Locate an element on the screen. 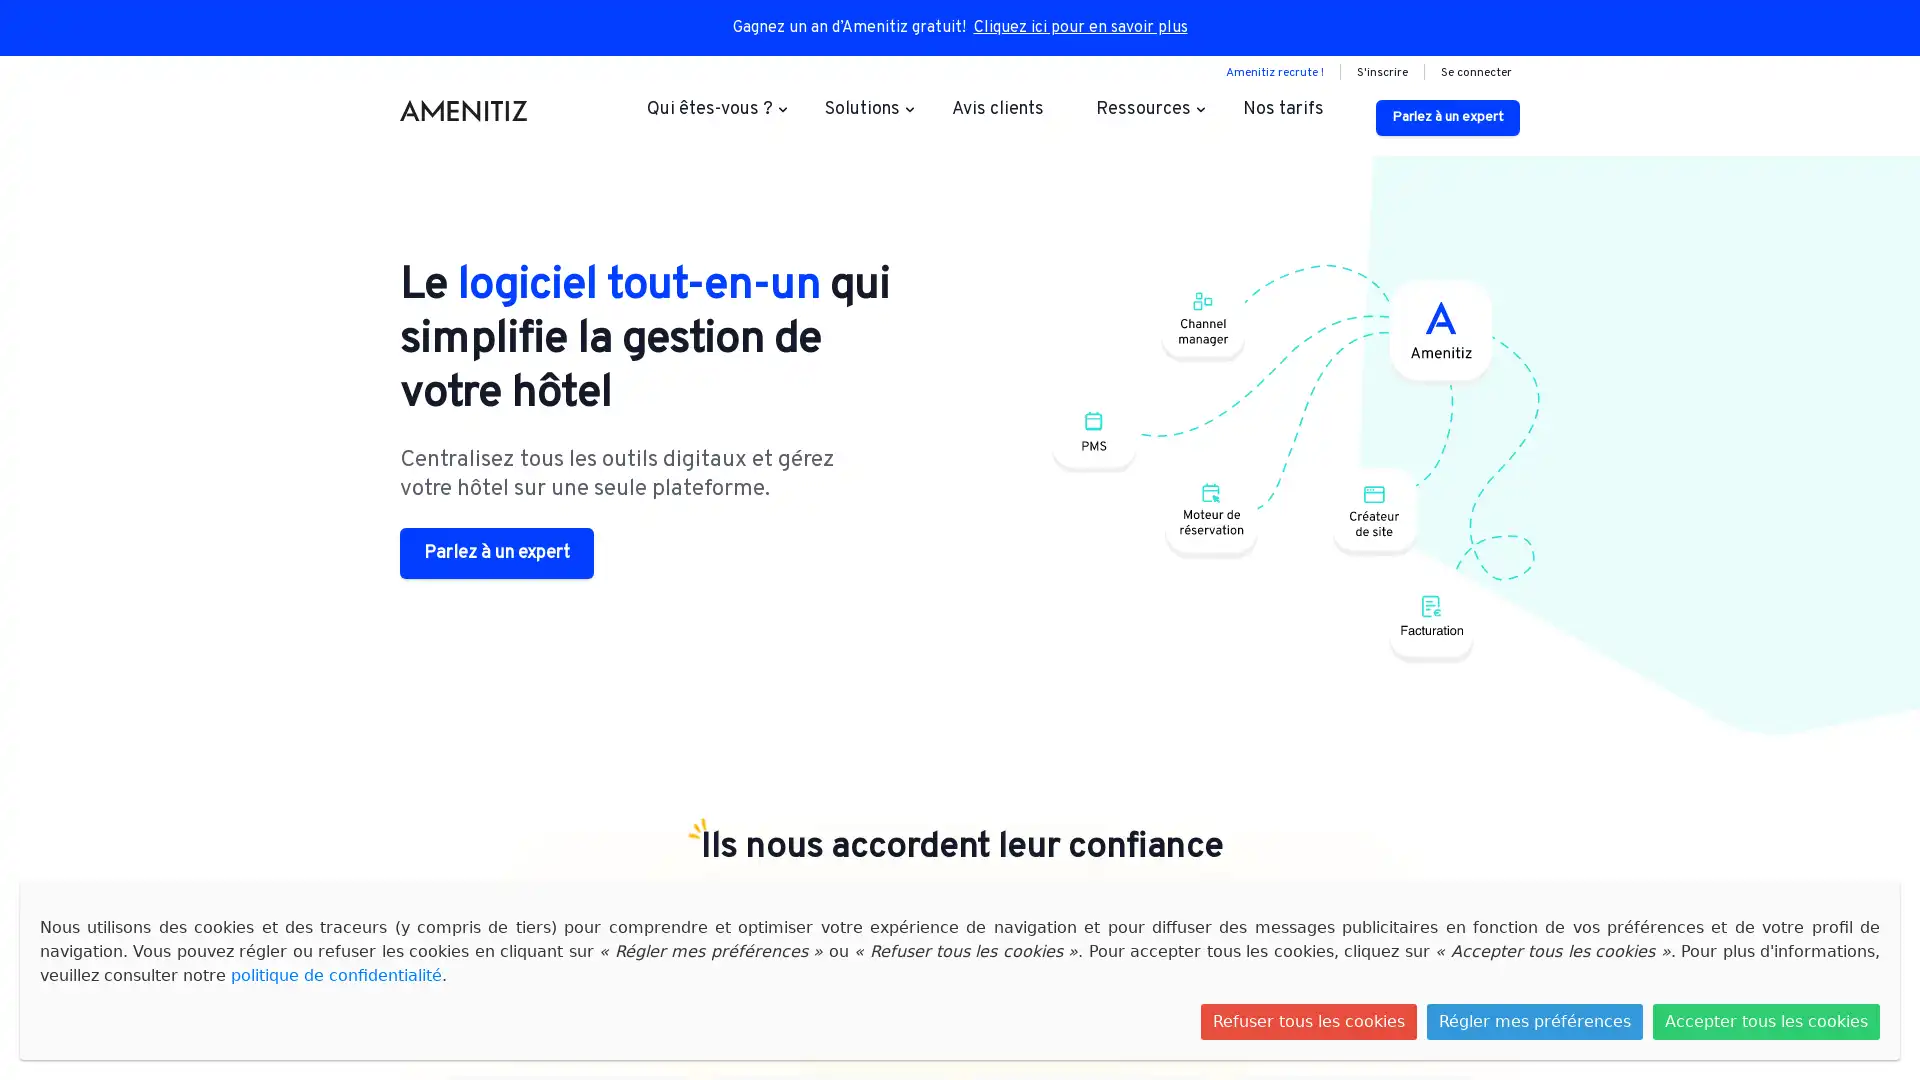 Image resolution: width=1920 pixels, height=1080 pixels. Accepter tous les cookies is located at coordinates (1766, 1022).